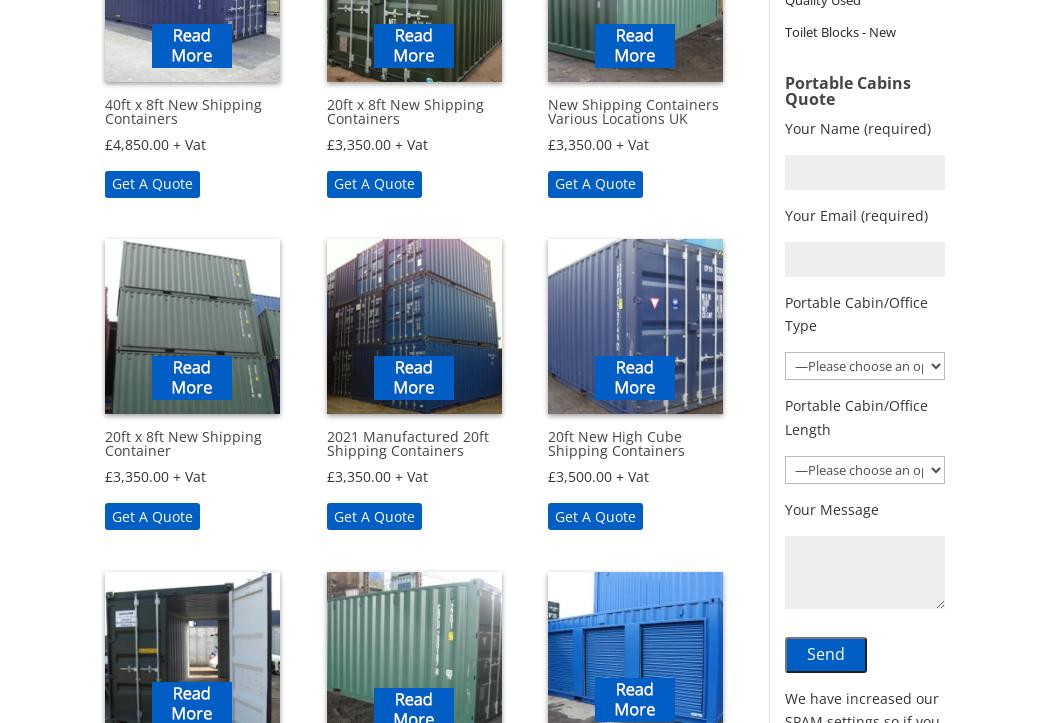 This screenshot has width=1050, height=723. Describe the element at coordinates (547, 110) in the screenshot. I see `'New Shipping Containers Various Locations UK'` at that location.